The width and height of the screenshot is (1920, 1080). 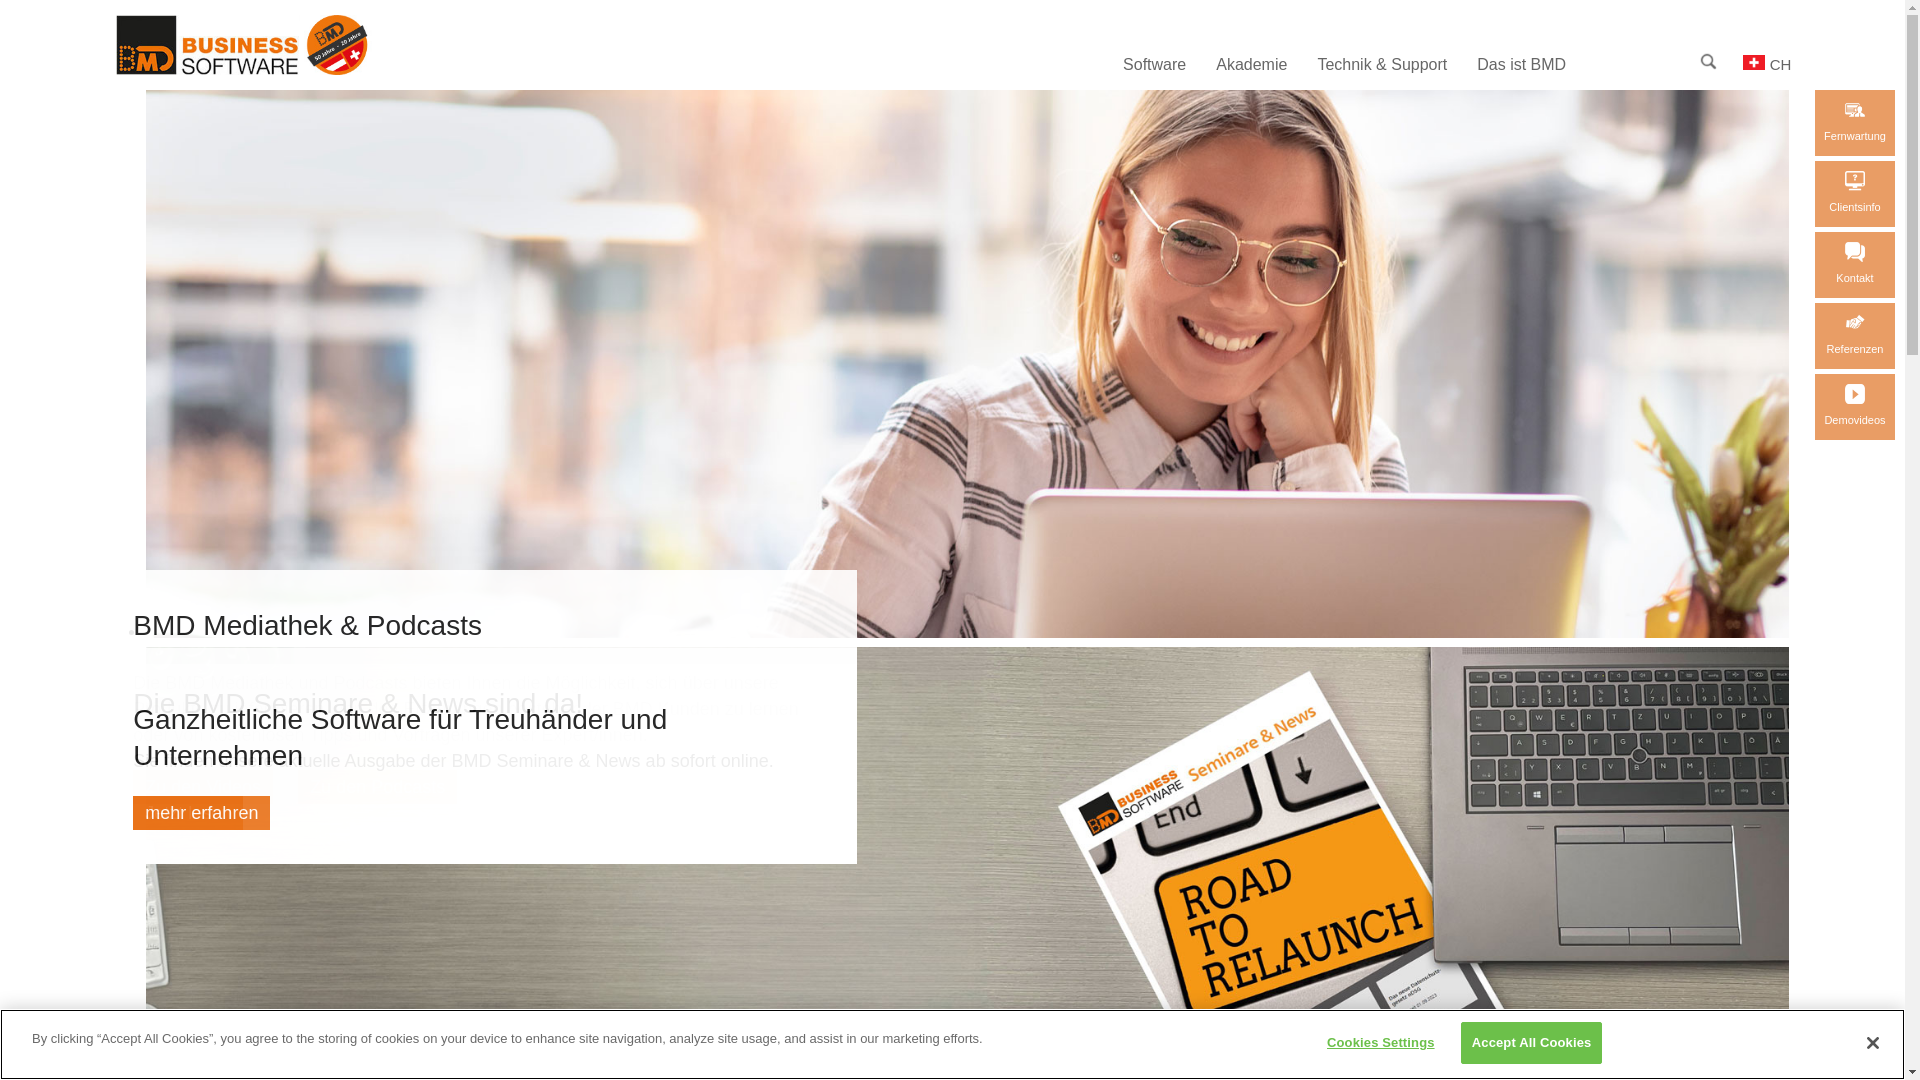 I want to click on 'Demovideos', so click(x=1853, y=406).